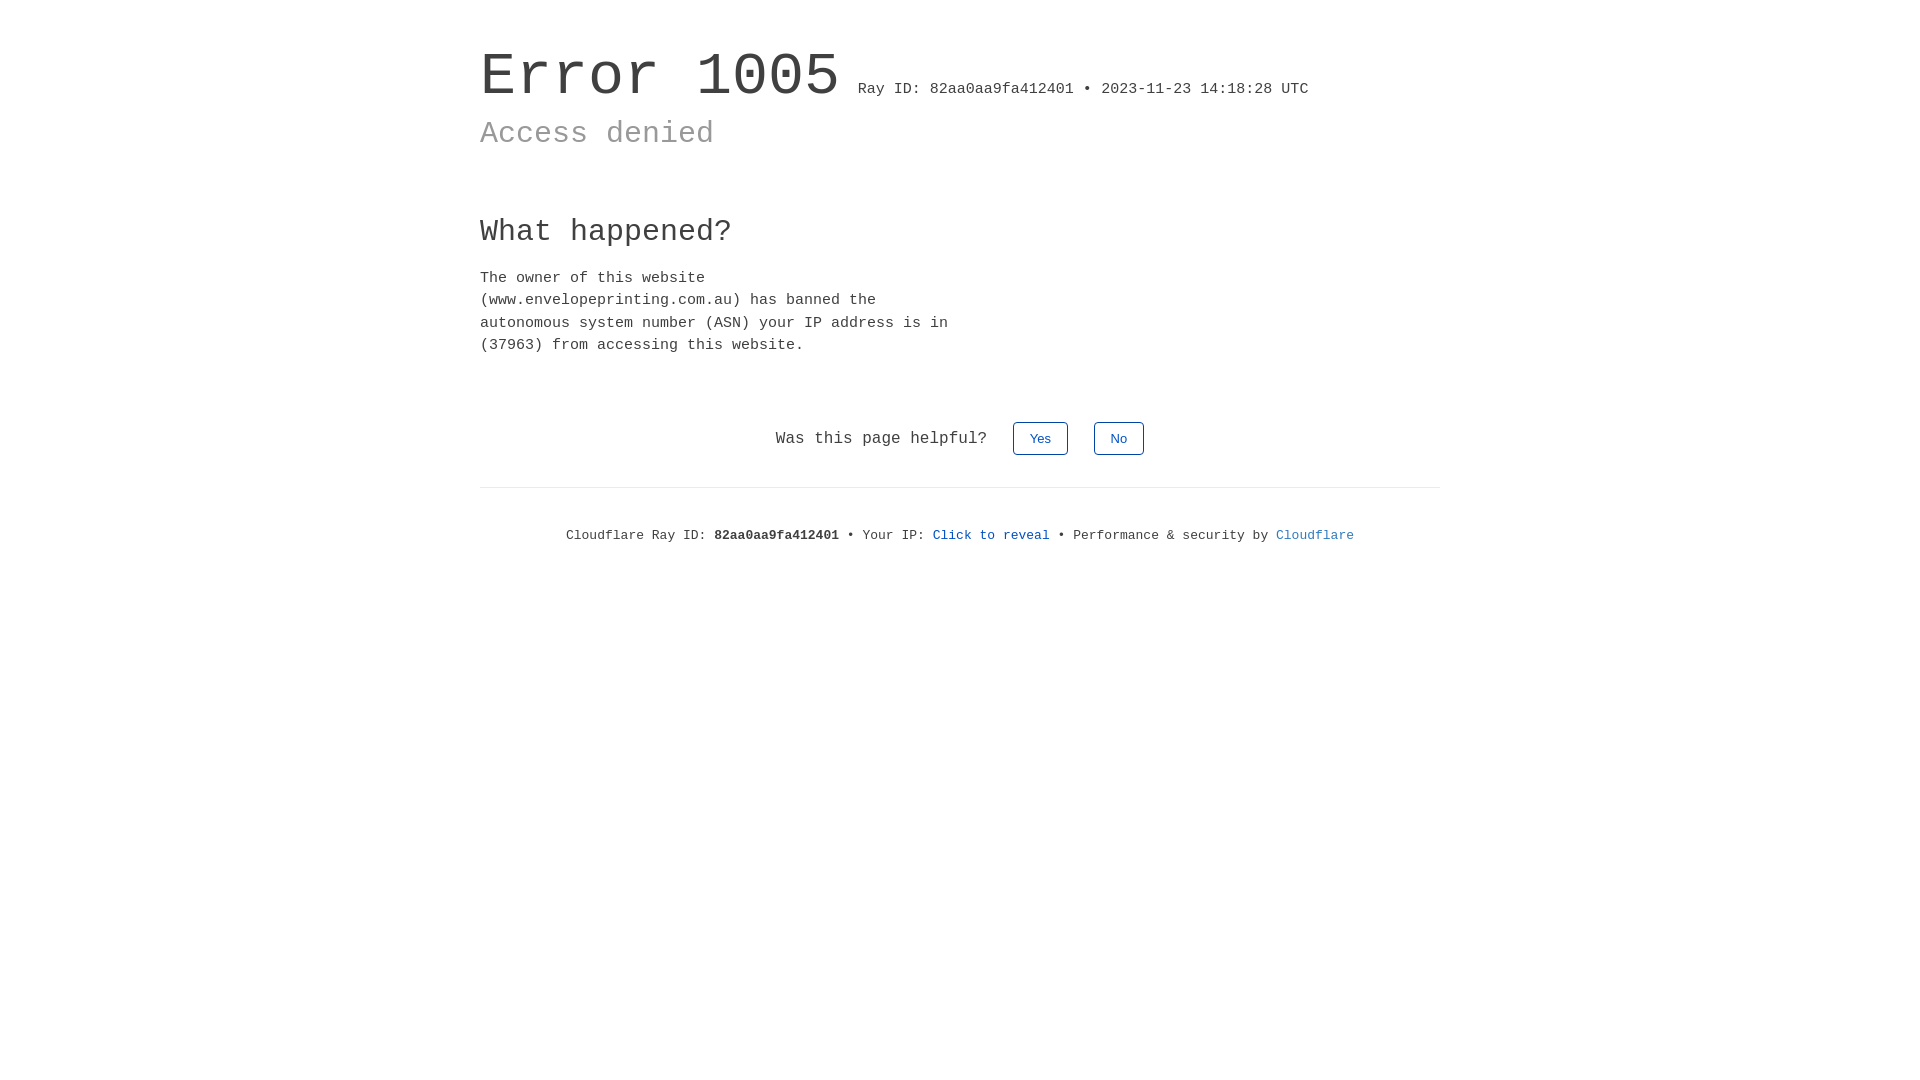 This screenshot has height=1080, width=1920. I want to click on 'Cloudflare', so click(1315, 534).